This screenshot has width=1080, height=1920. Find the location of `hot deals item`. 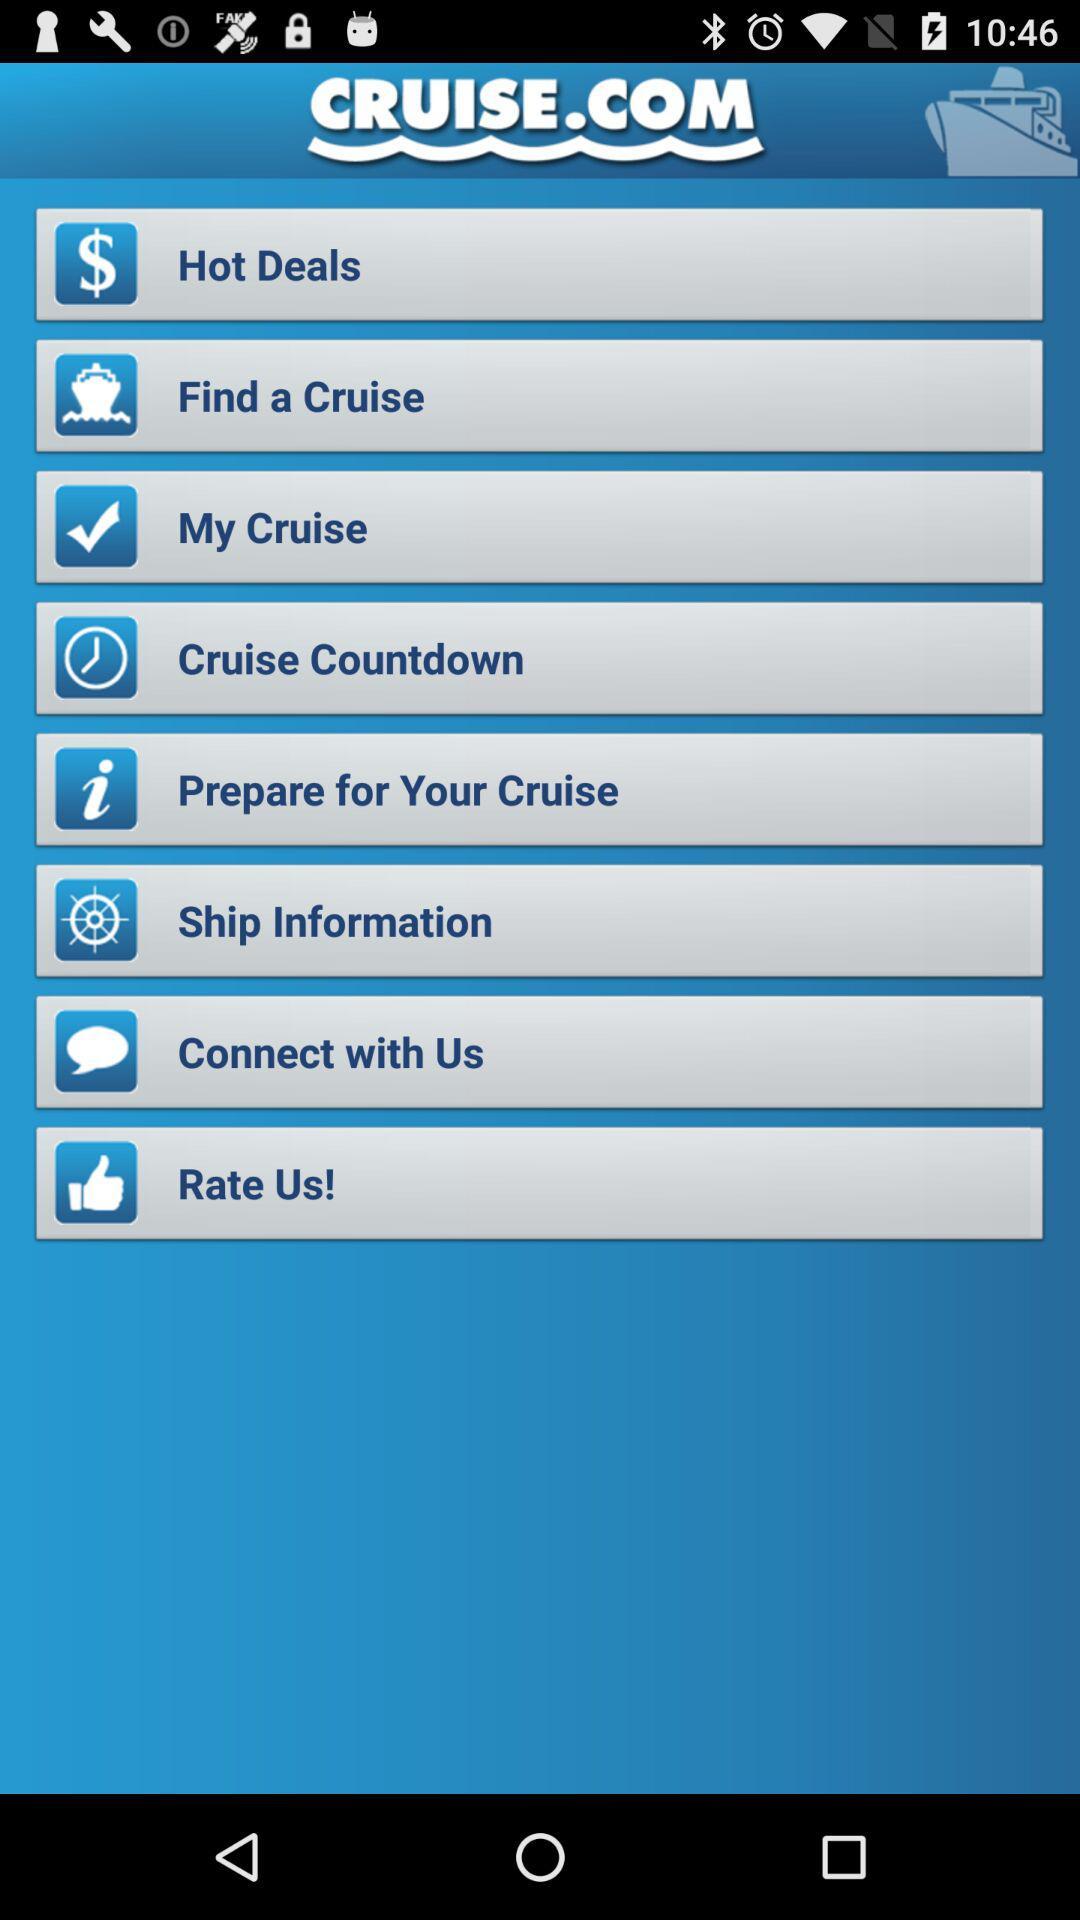

hot deals item is located at coordinates (540, 269).